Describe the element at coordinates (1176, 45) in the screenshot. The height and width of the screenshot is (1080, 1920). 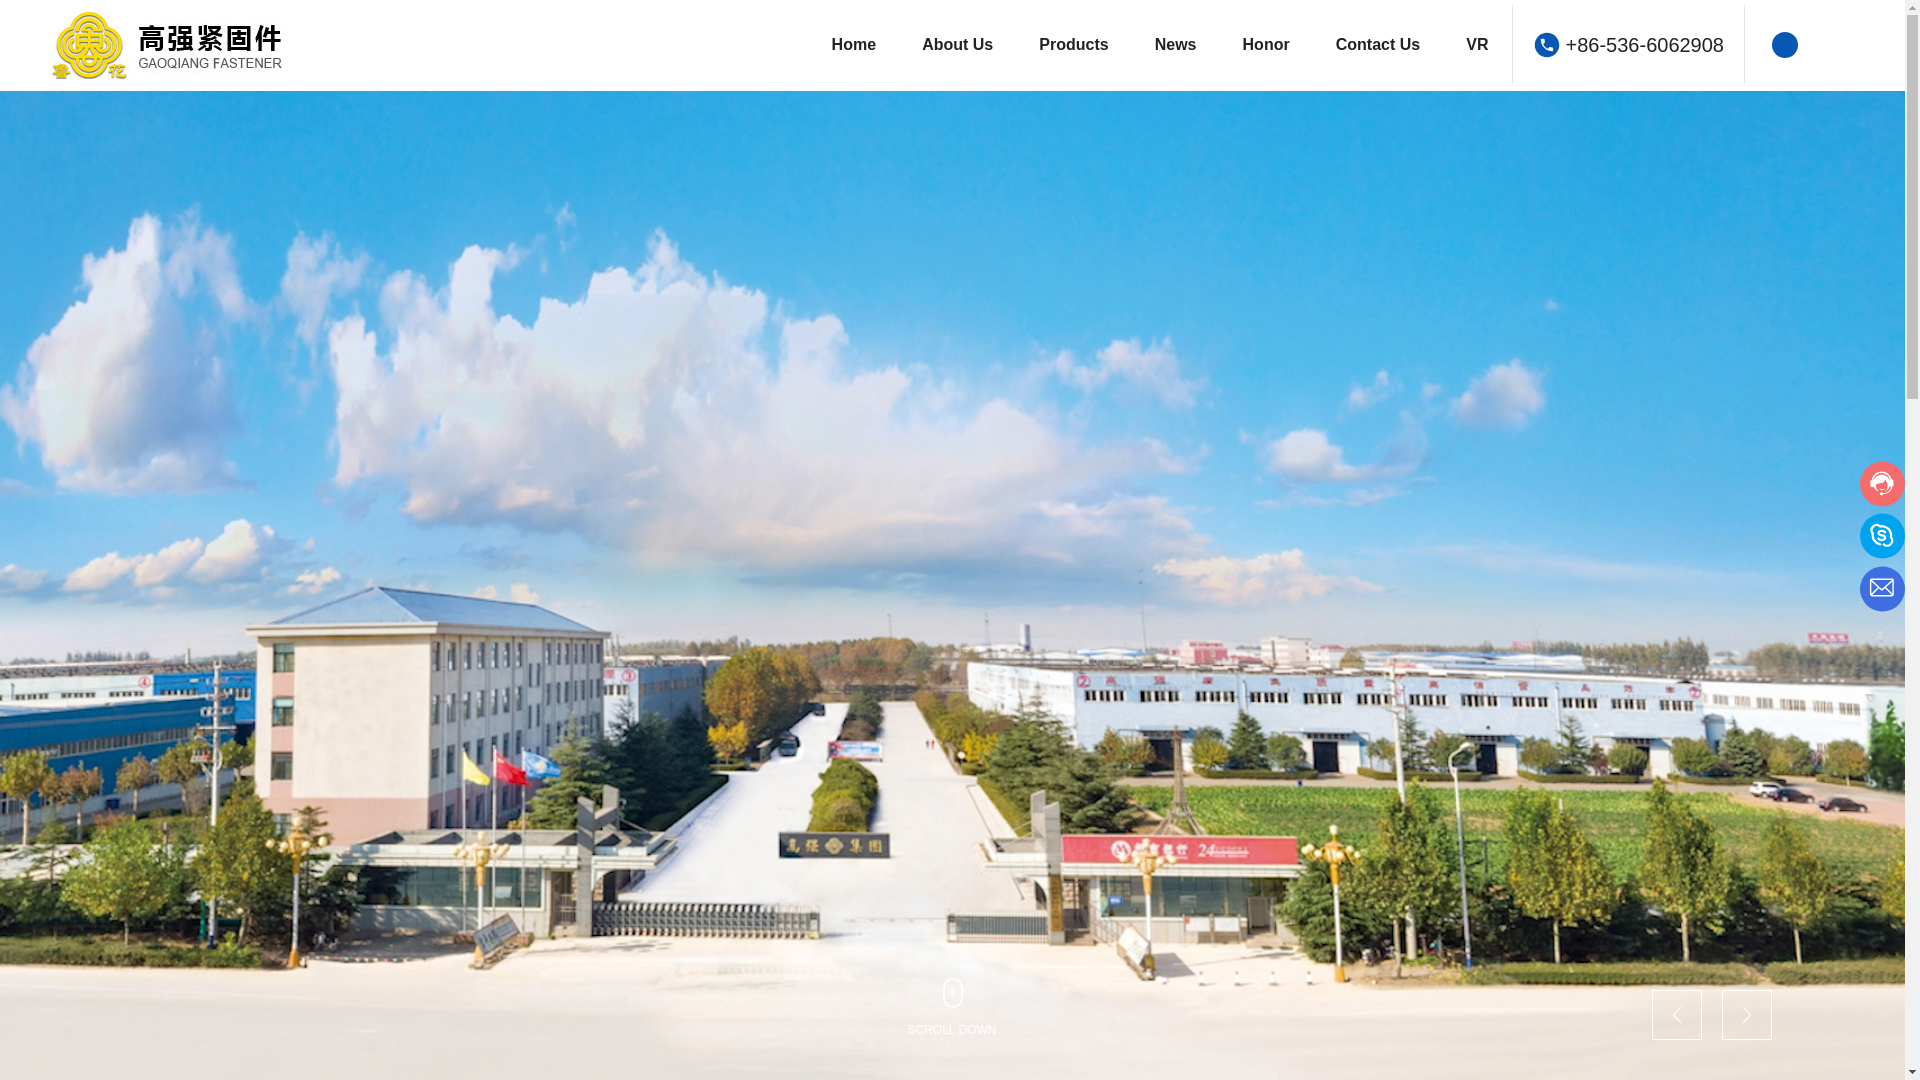
I see `'News'` at that location.